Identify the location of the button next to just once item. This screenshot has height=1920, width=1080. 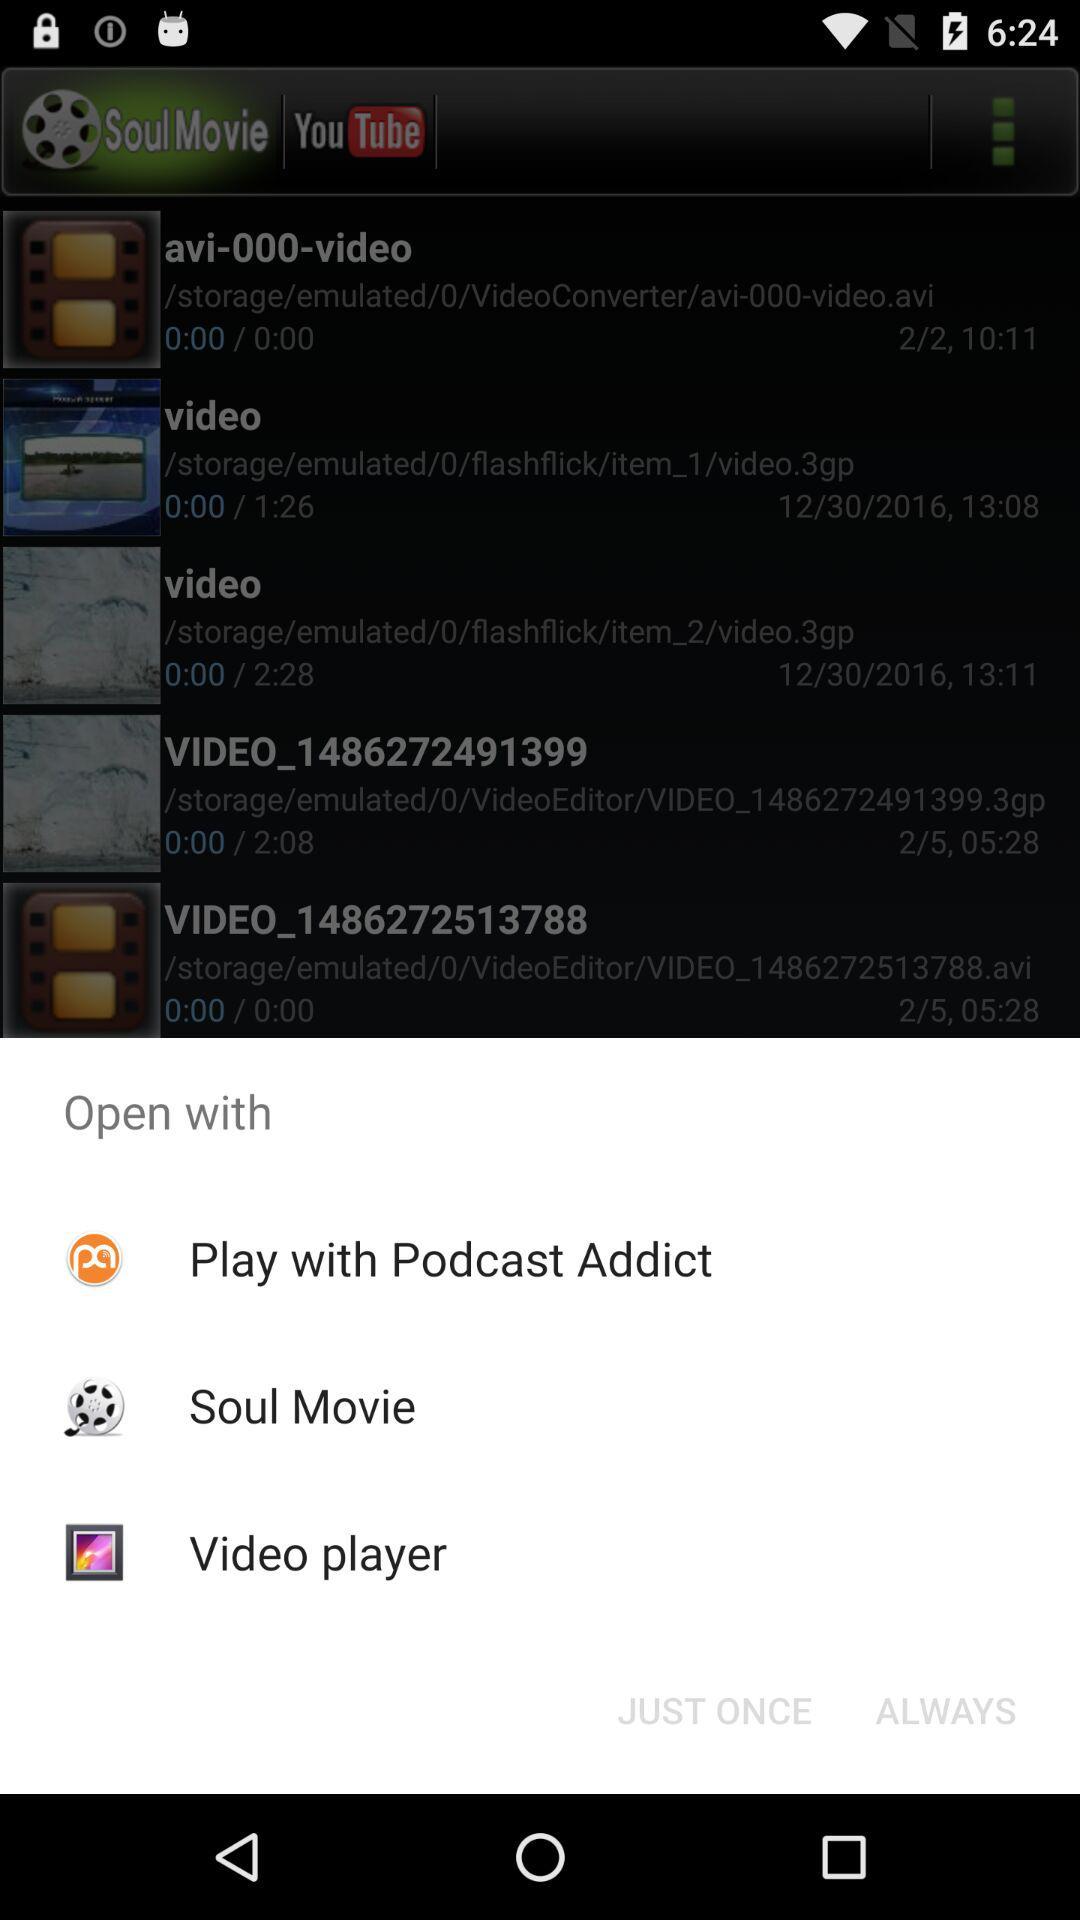
(945, 1708).